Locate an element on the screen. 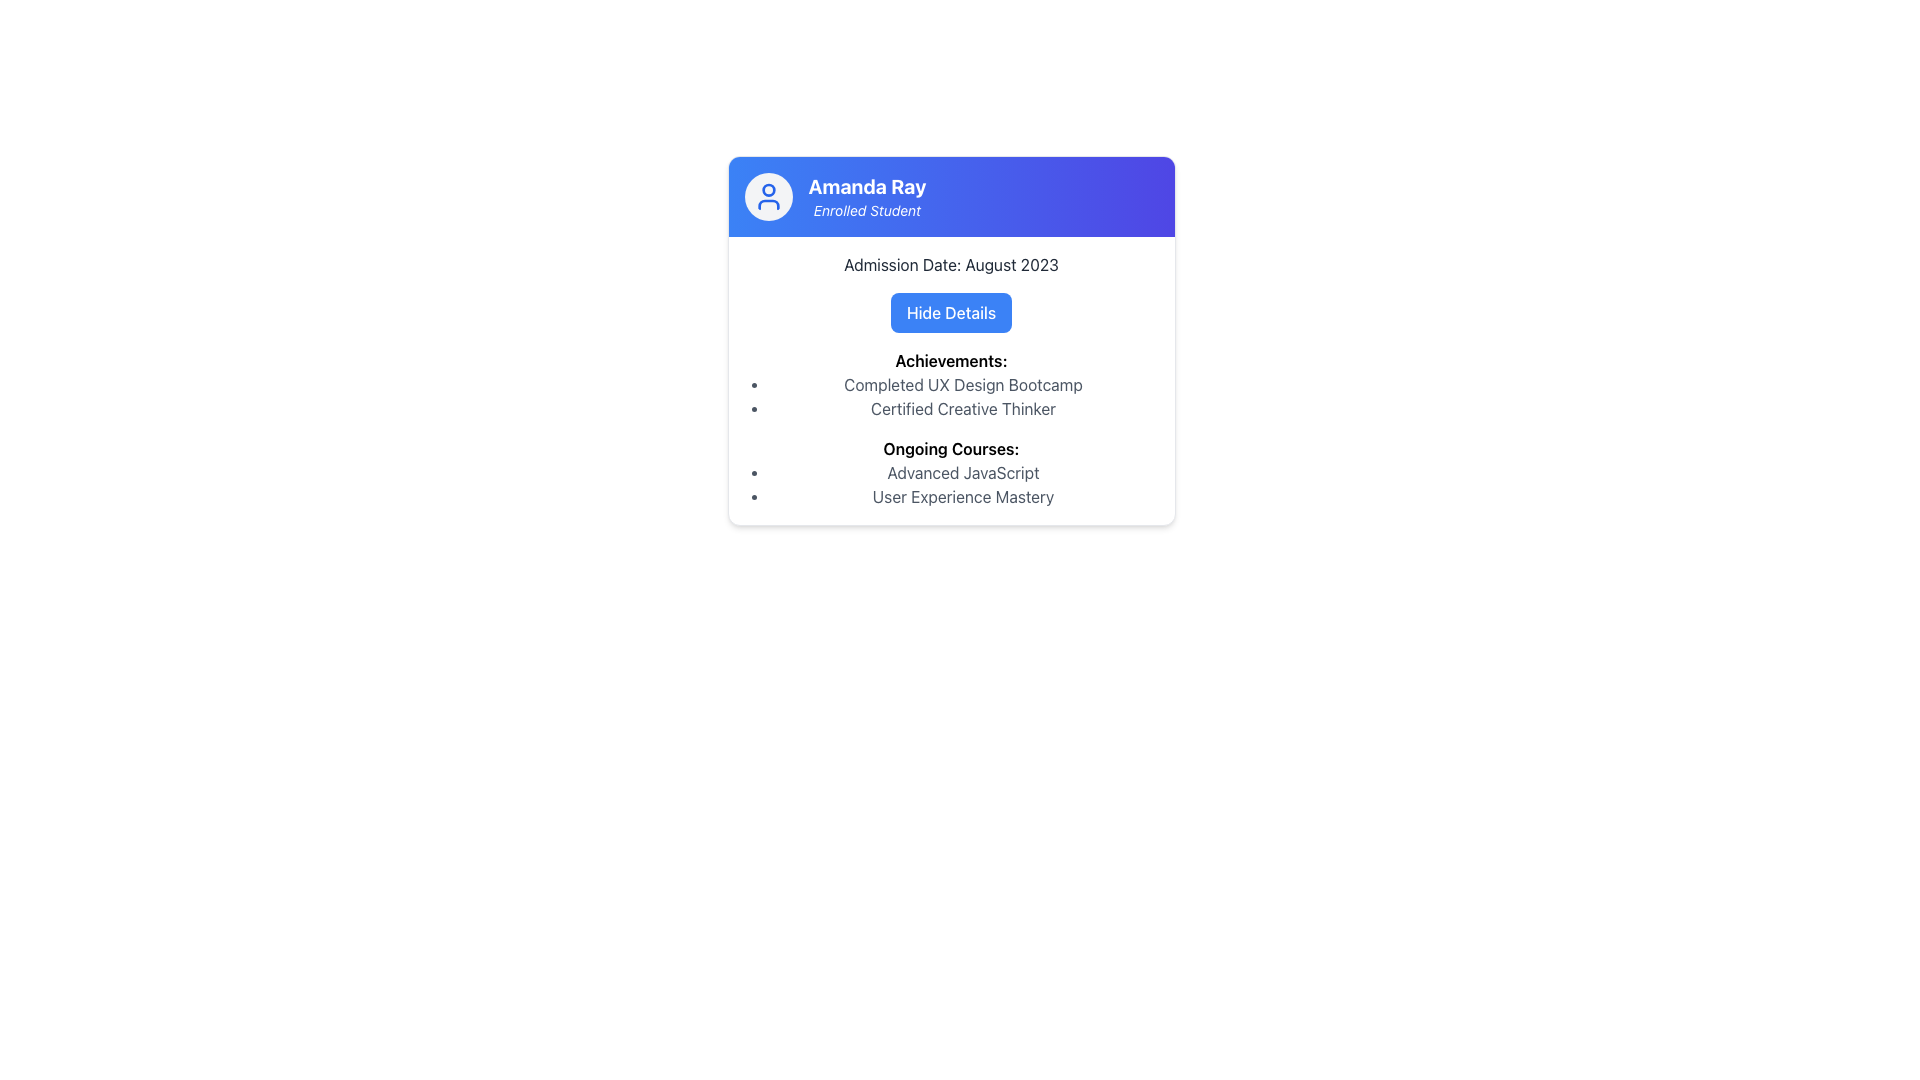 This screenshot has width=1920, height=1080. the text label displaying 'User Experience Mastery' in gray, which is the second item in the bulleted list titled 'Ongoing Courses.' is located at coordinates (963, 496).